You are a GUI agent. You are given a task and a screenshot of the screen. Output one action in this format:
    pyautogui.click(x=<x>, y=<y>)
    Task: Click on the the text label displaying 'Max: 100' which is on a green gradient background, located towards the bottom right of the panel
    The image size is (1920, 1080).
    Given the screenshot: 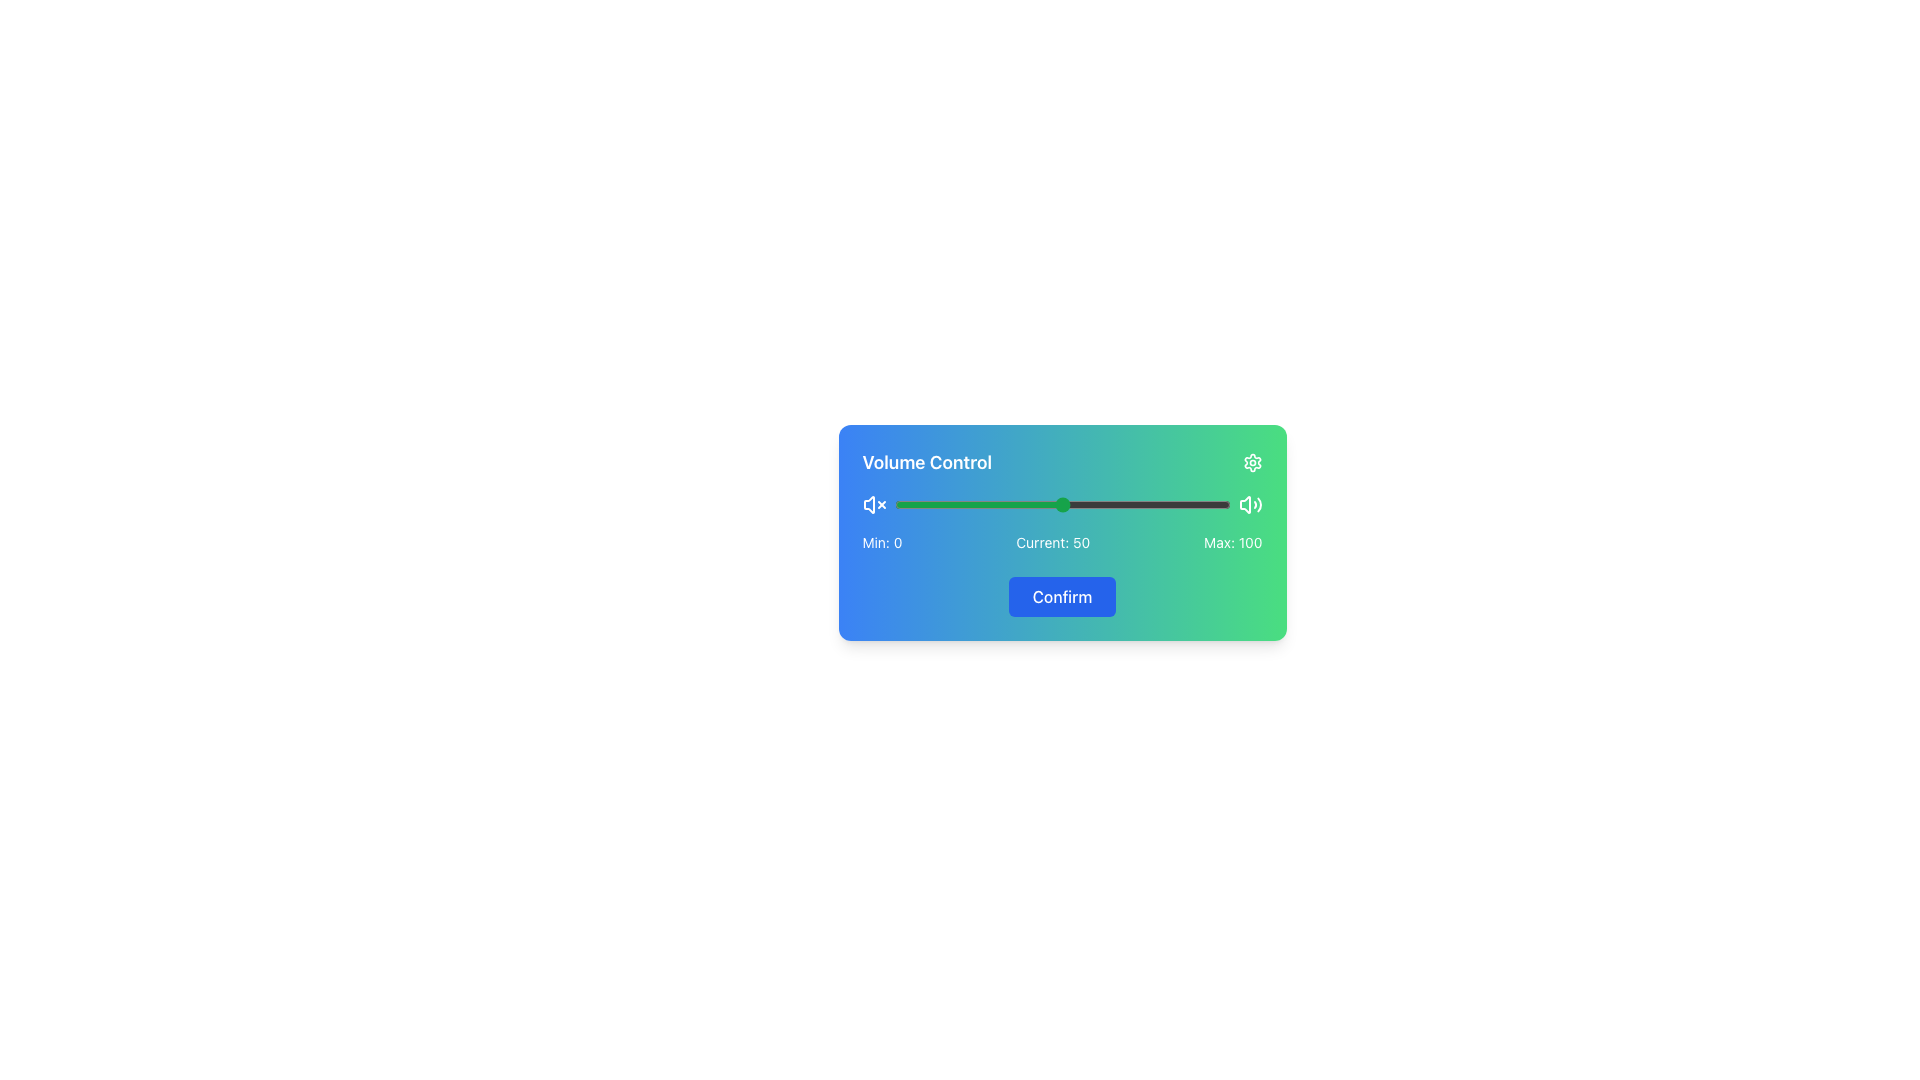 What is the action you would take?
    pyautogui.click(x=1232, y=543)
    